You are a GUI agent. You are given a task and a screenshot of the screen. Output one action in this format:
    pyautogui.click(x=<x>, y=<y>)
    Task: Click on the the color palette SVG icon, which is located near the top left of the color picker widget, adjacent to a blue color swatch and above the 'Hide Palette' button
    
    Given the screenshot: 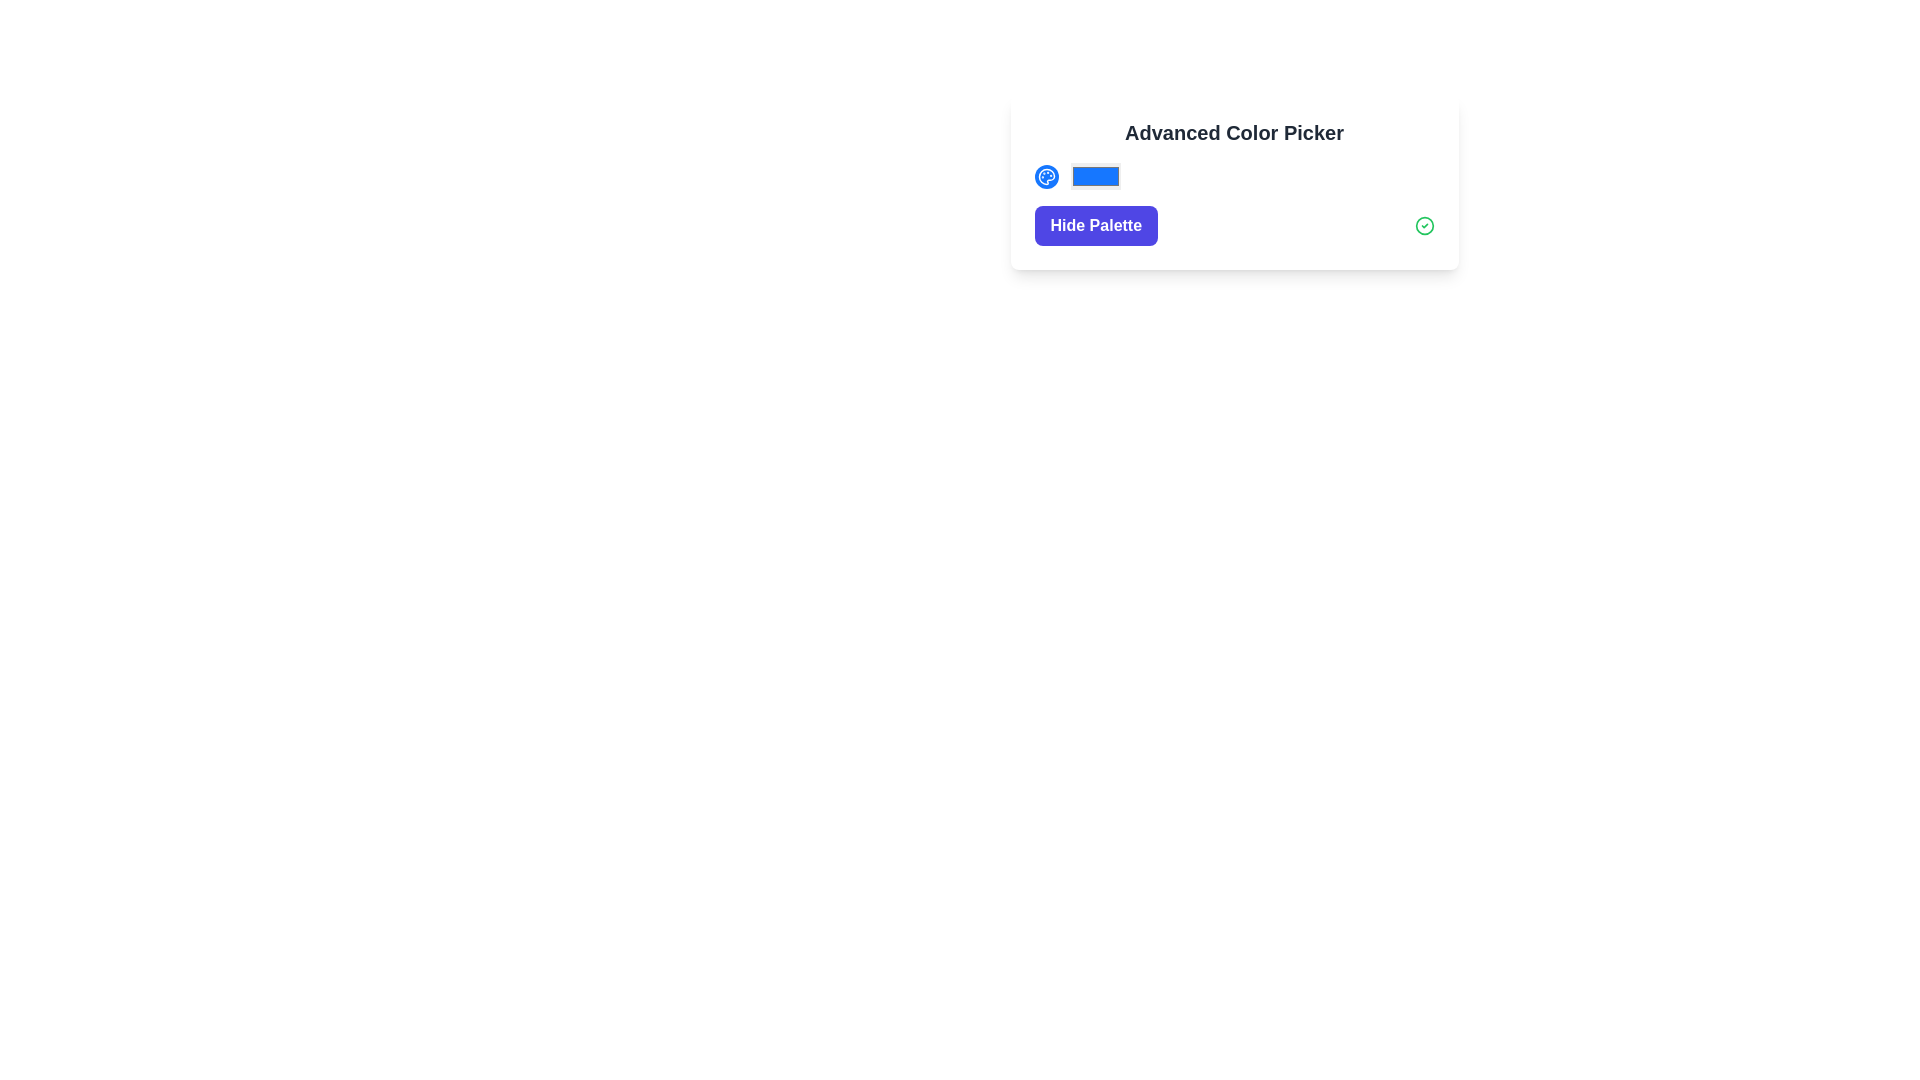 What is the action you would take?
    pyautogui.click(x=1045, y=175)
    